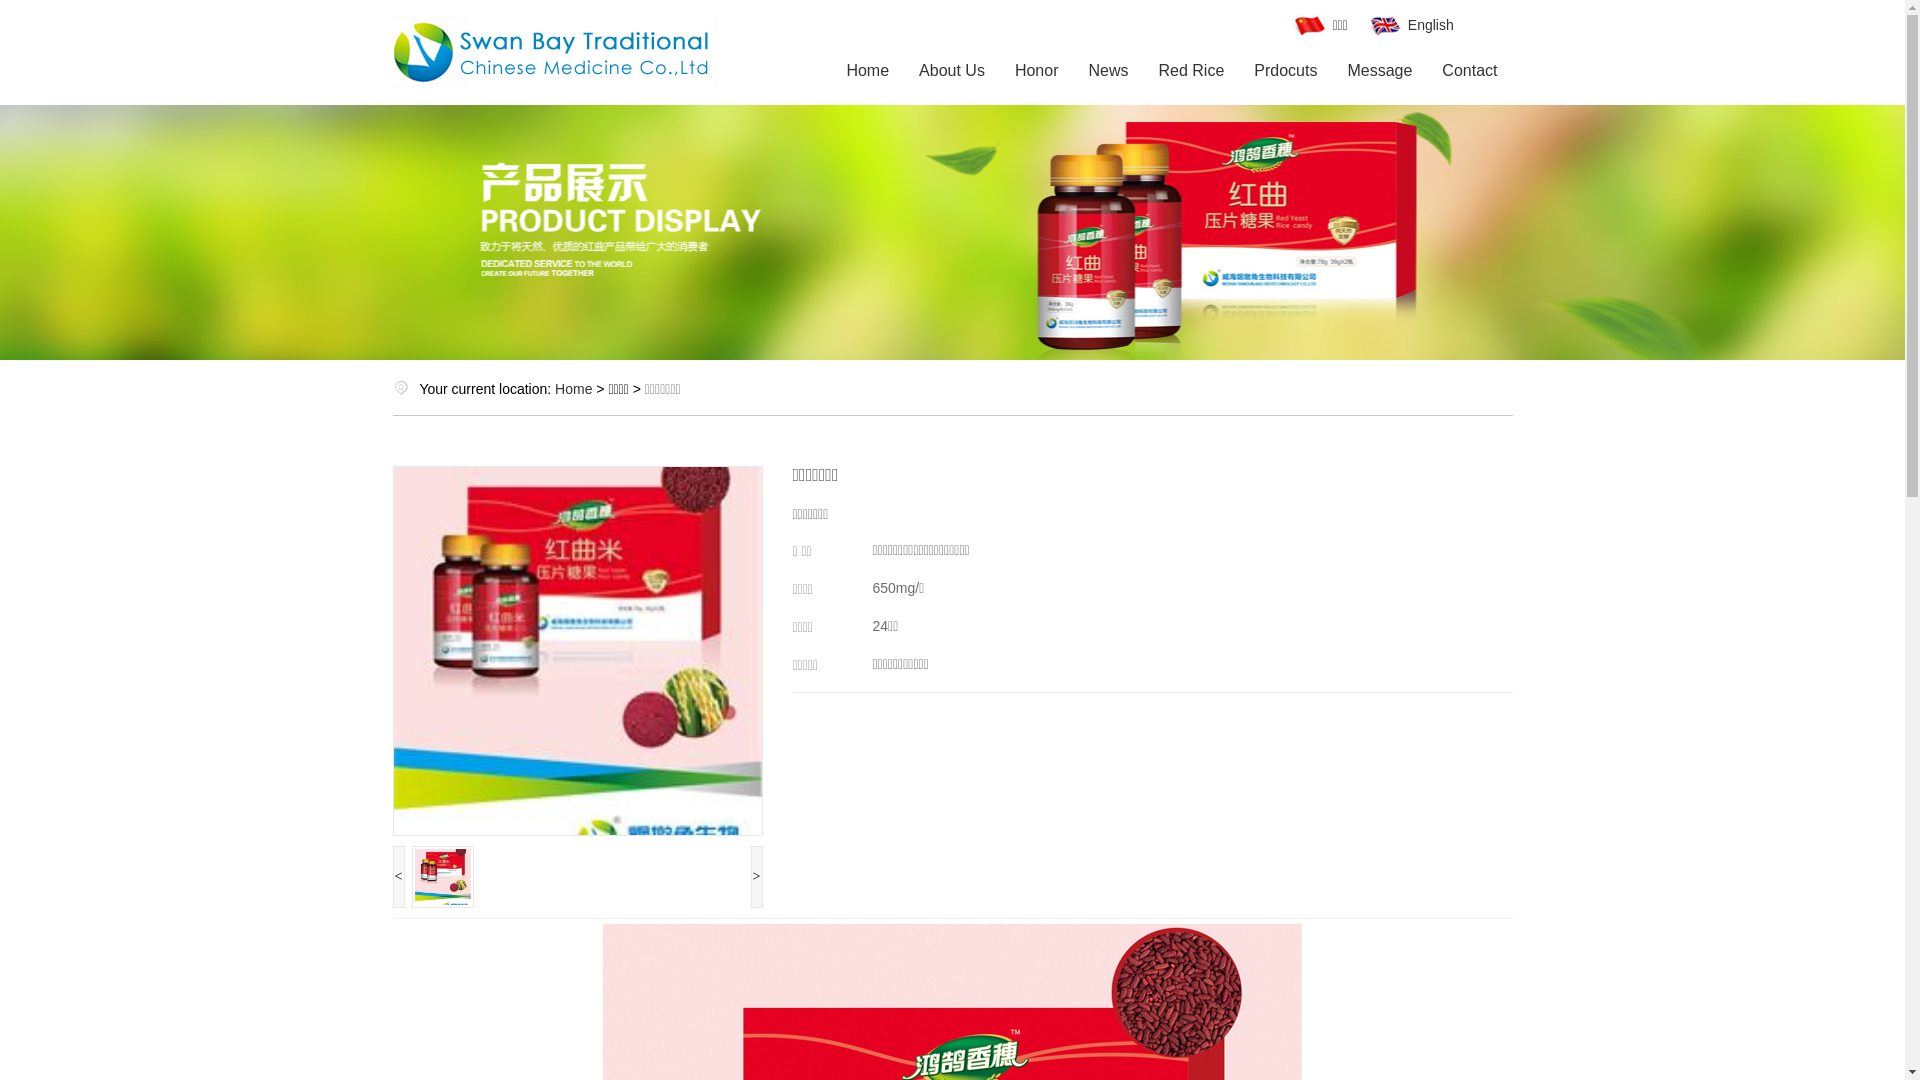 This screenshot has width=1920, height=1080. I want to click on 'Prdocuts', so click(1285, 69).